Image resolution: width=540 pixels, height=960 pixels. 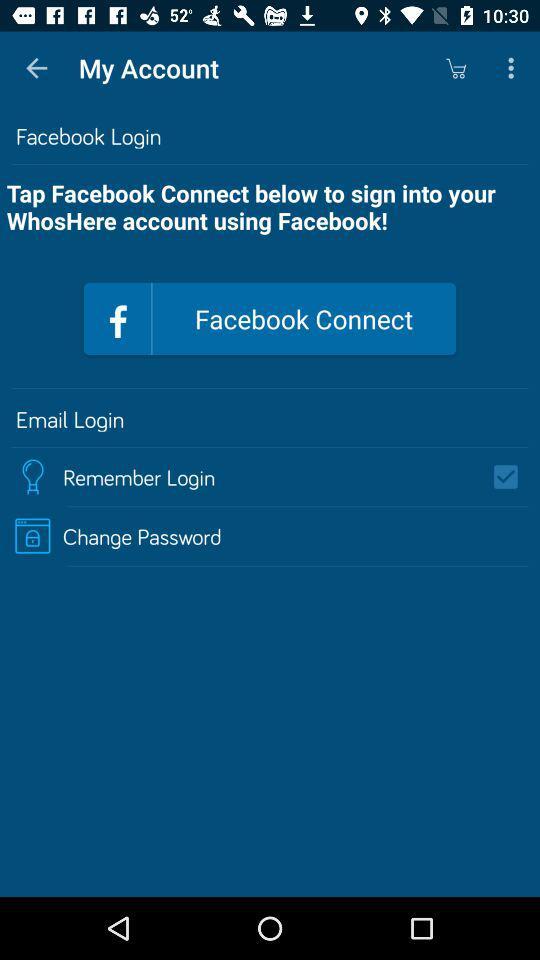 What do you see at coordinates (512, 477) in the screenshot?
I see `item on the right` at bounding box center [512, 477].